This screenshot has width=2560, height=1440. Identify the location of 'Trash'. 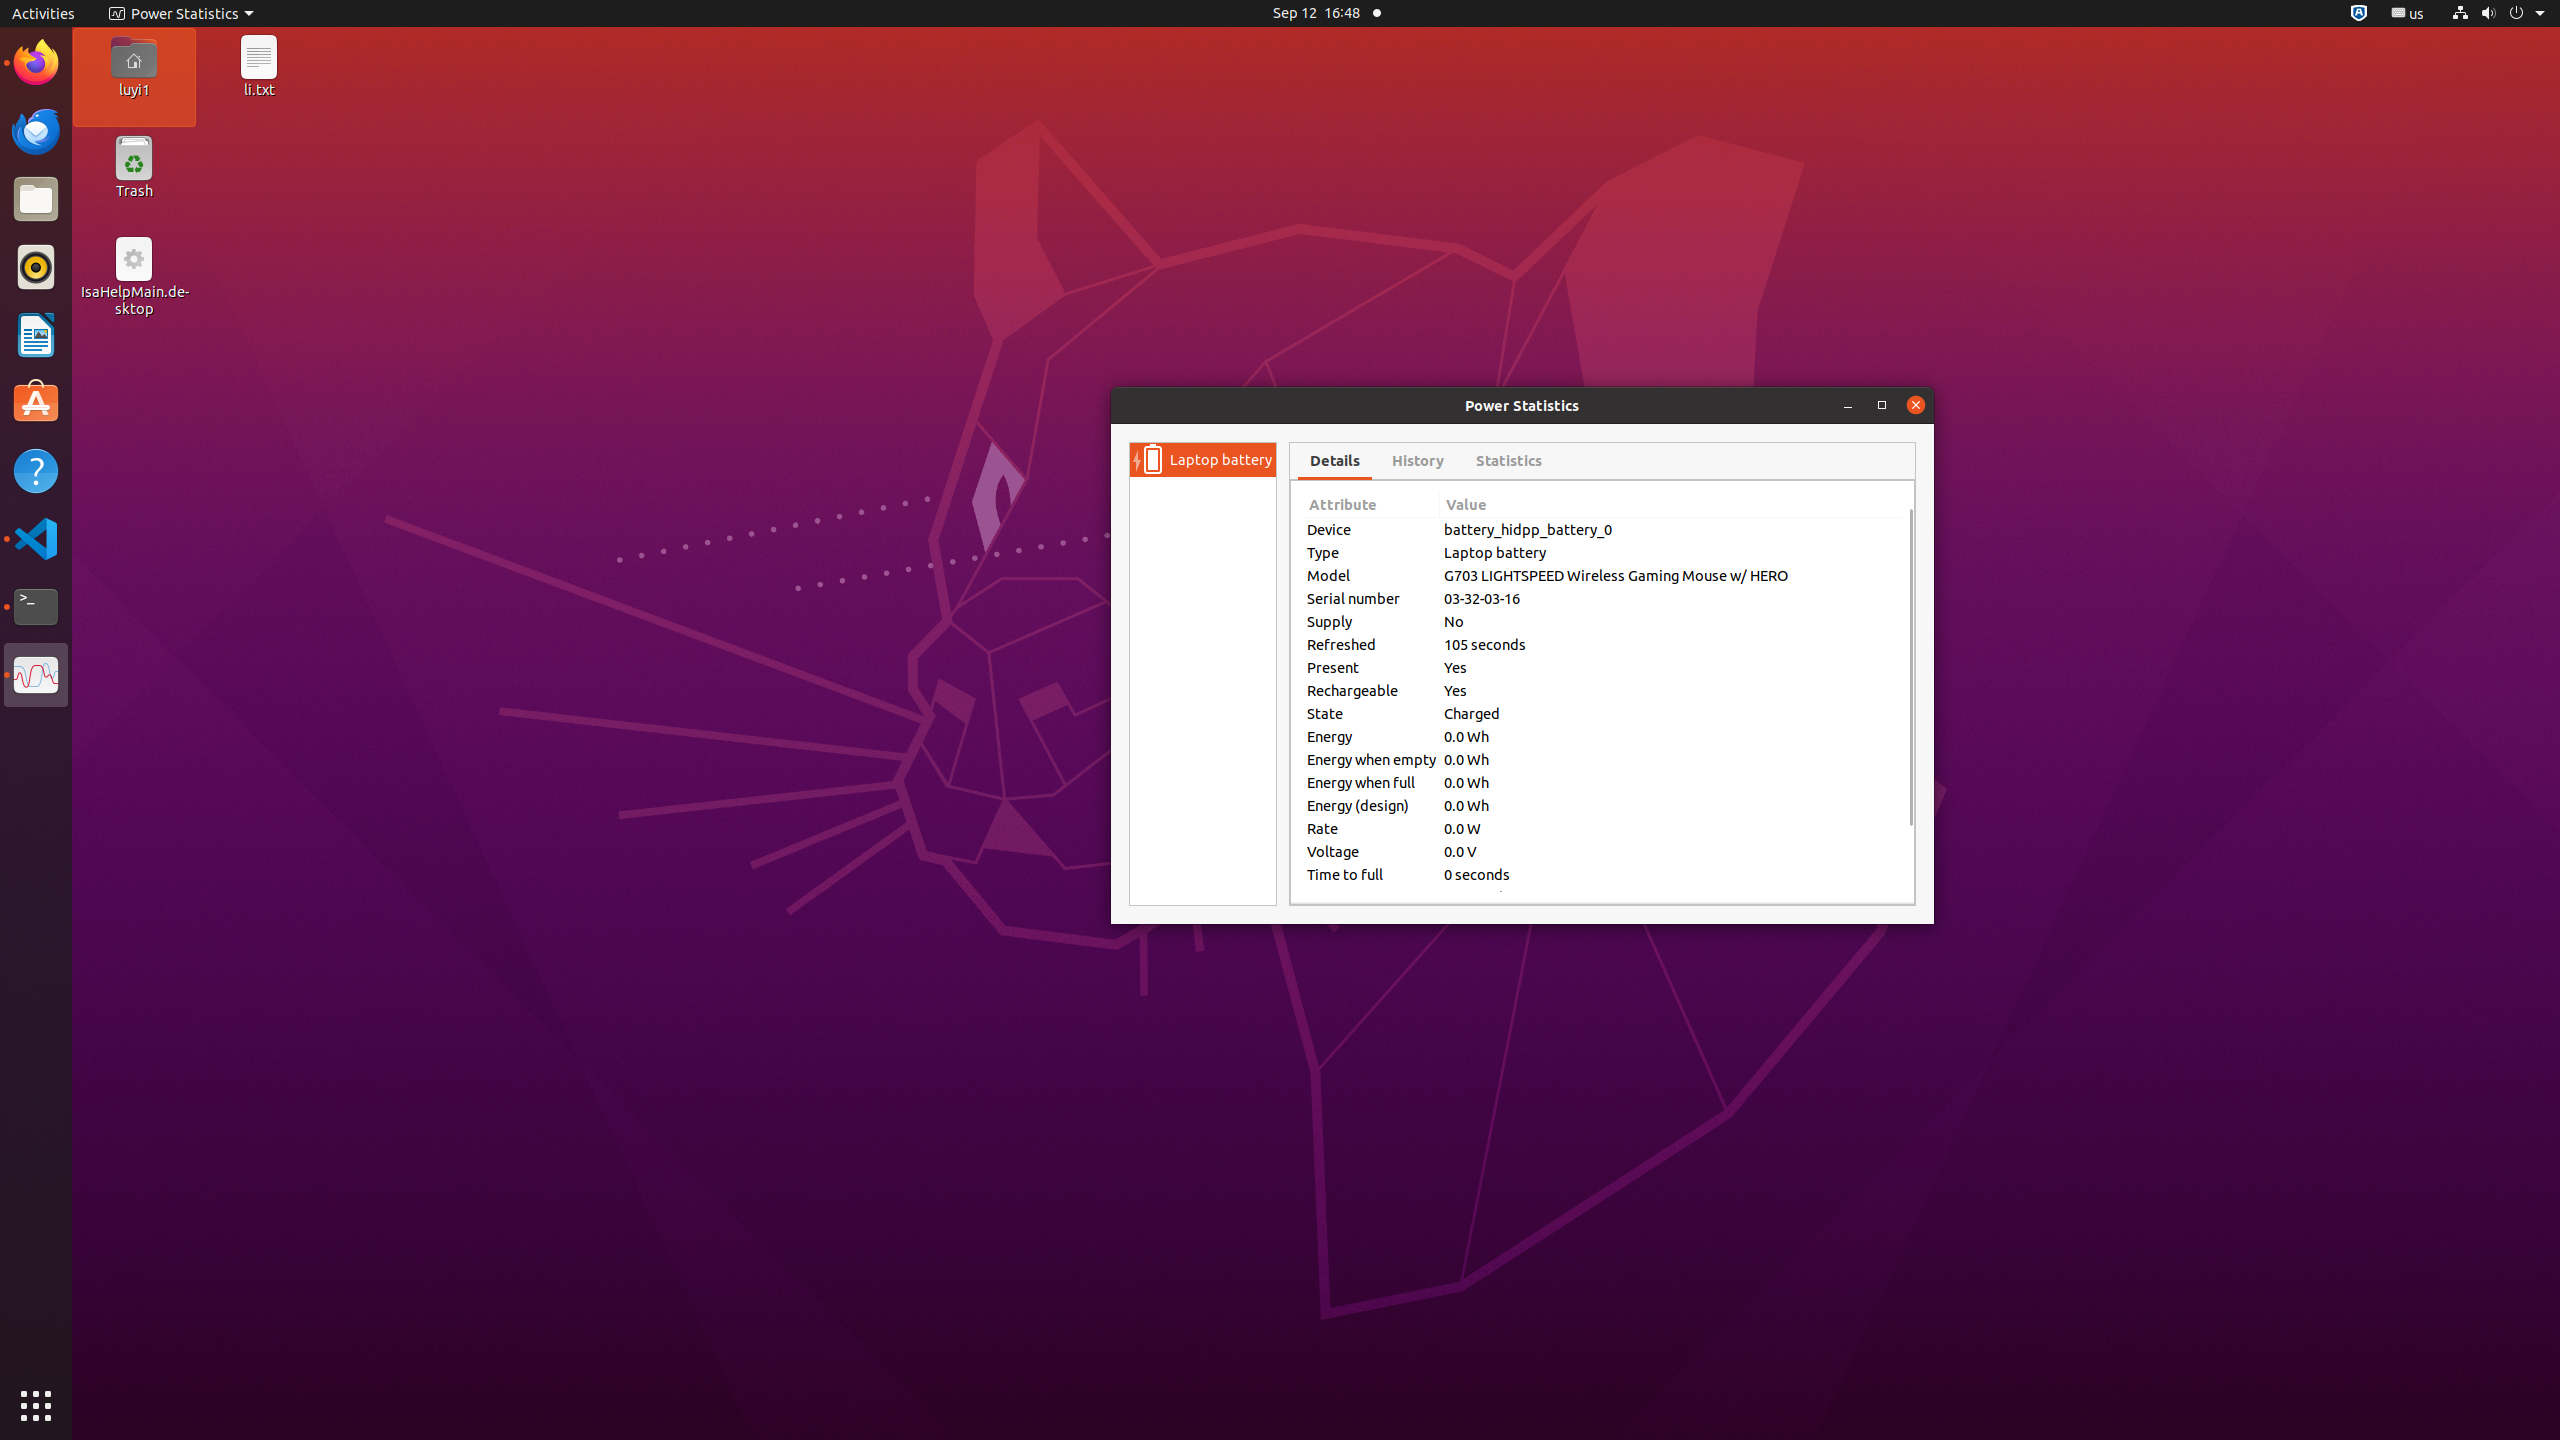
(133, 189).